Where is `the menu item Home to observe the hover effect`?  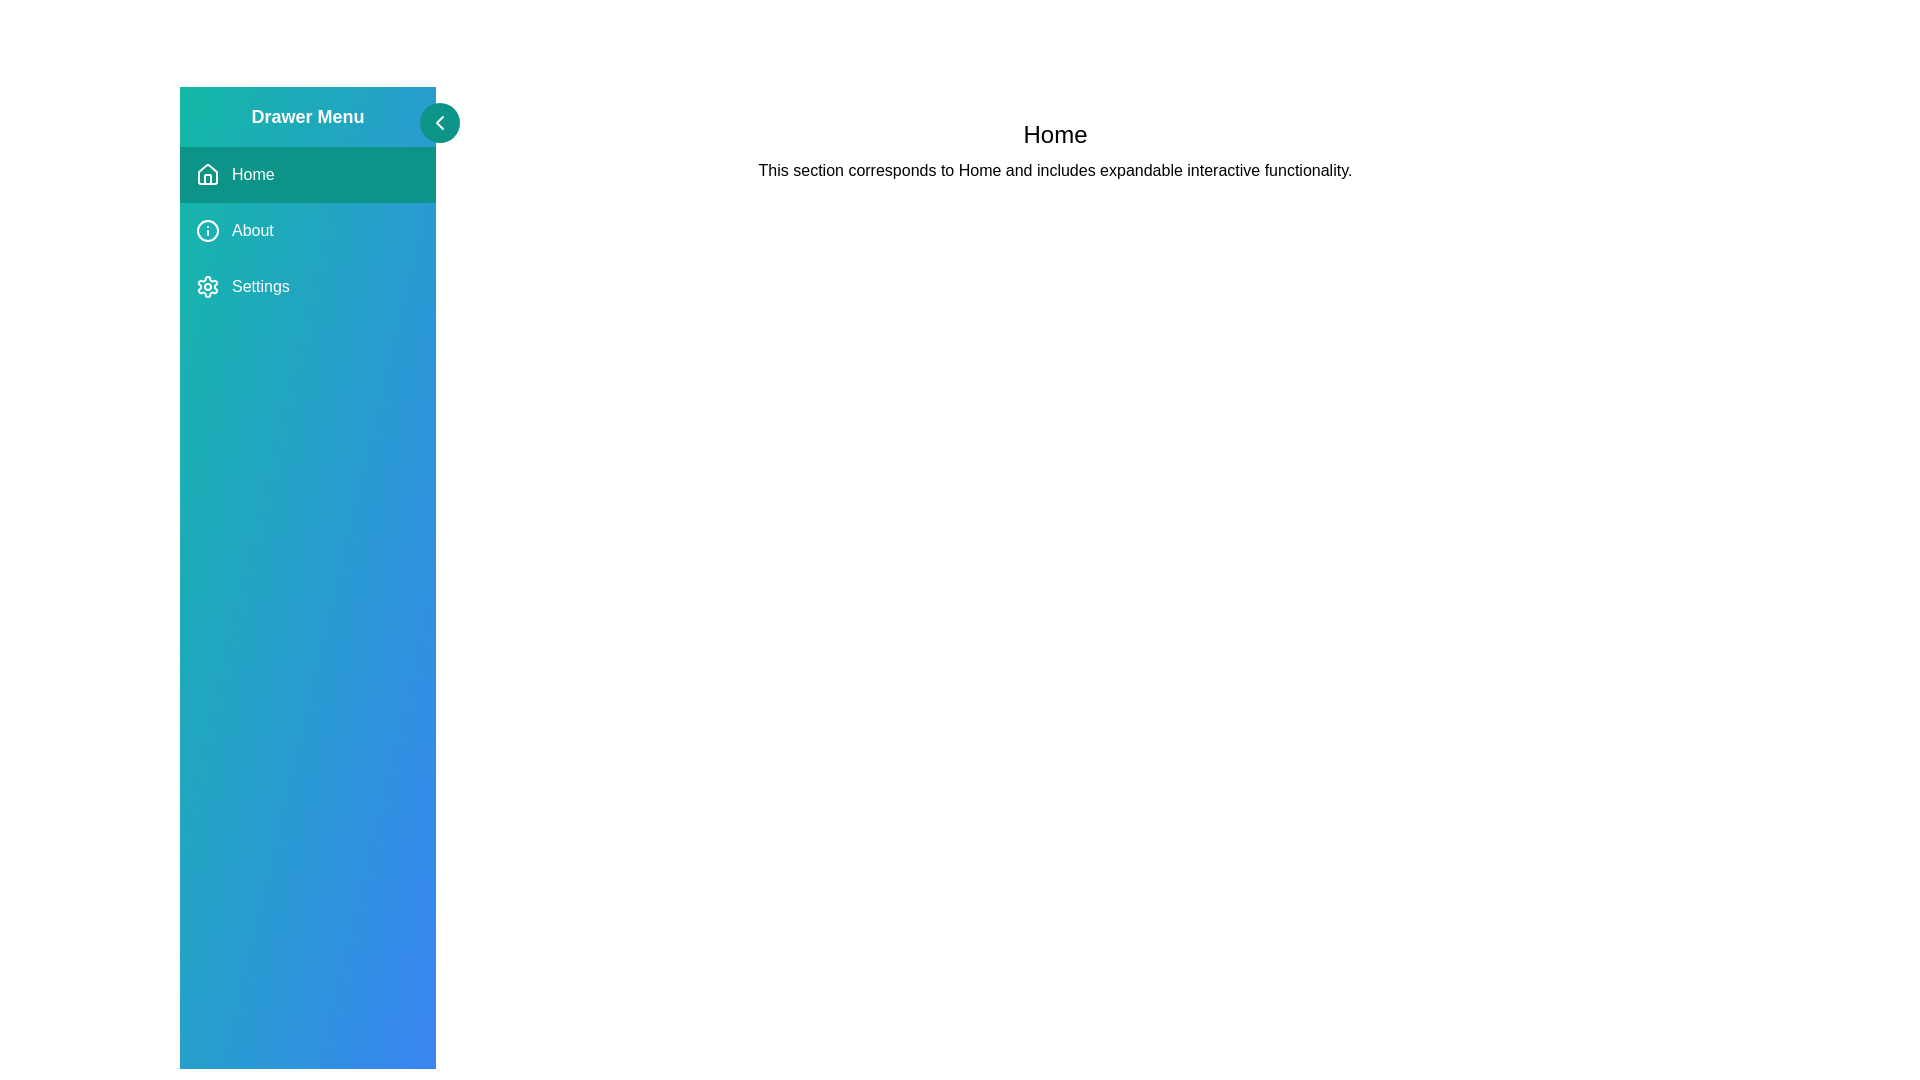
the menu item Home to observe the hover effect is located at coordinates (306, 173).